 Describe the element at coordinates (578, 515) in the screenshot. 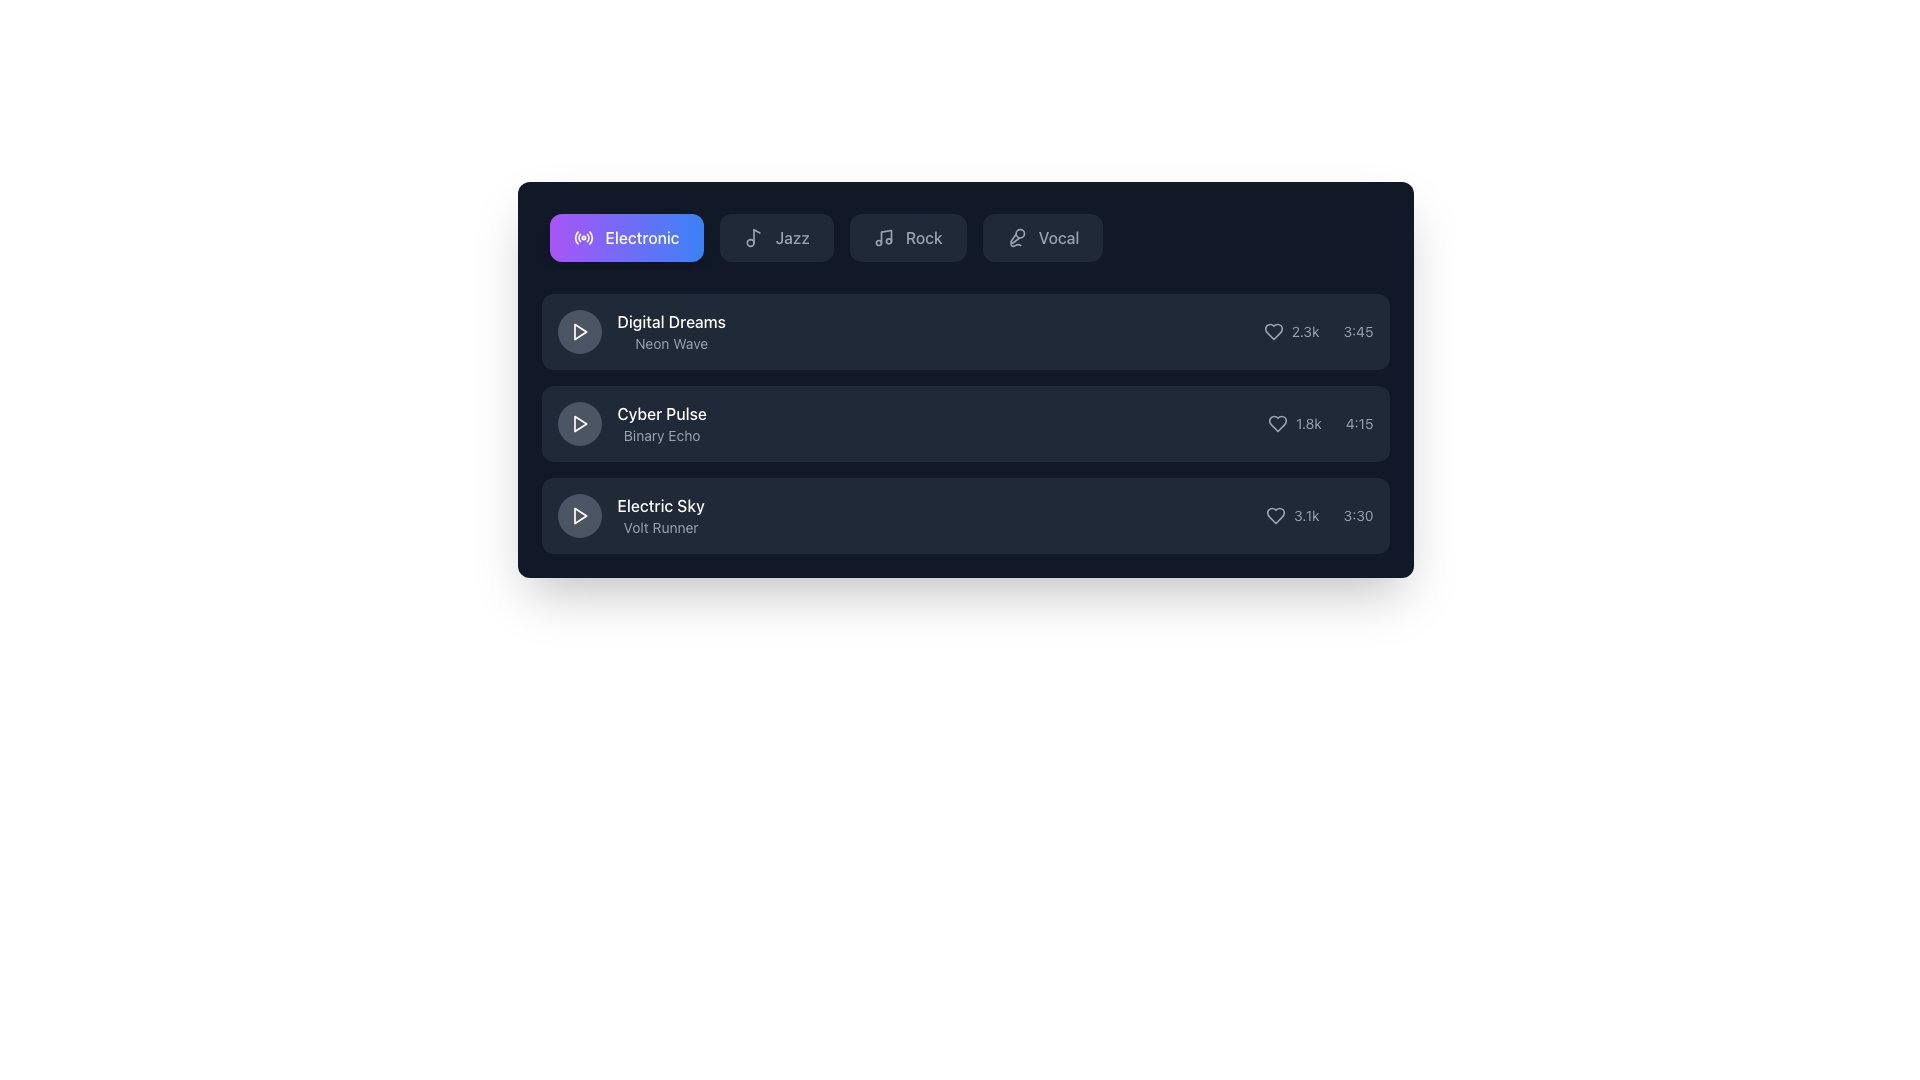

I see `the play button represented by a white triangular shape on a dark circular background located in the middle of the left side of the list item labeled 'Electric Sky' to play the associated media` at that location.